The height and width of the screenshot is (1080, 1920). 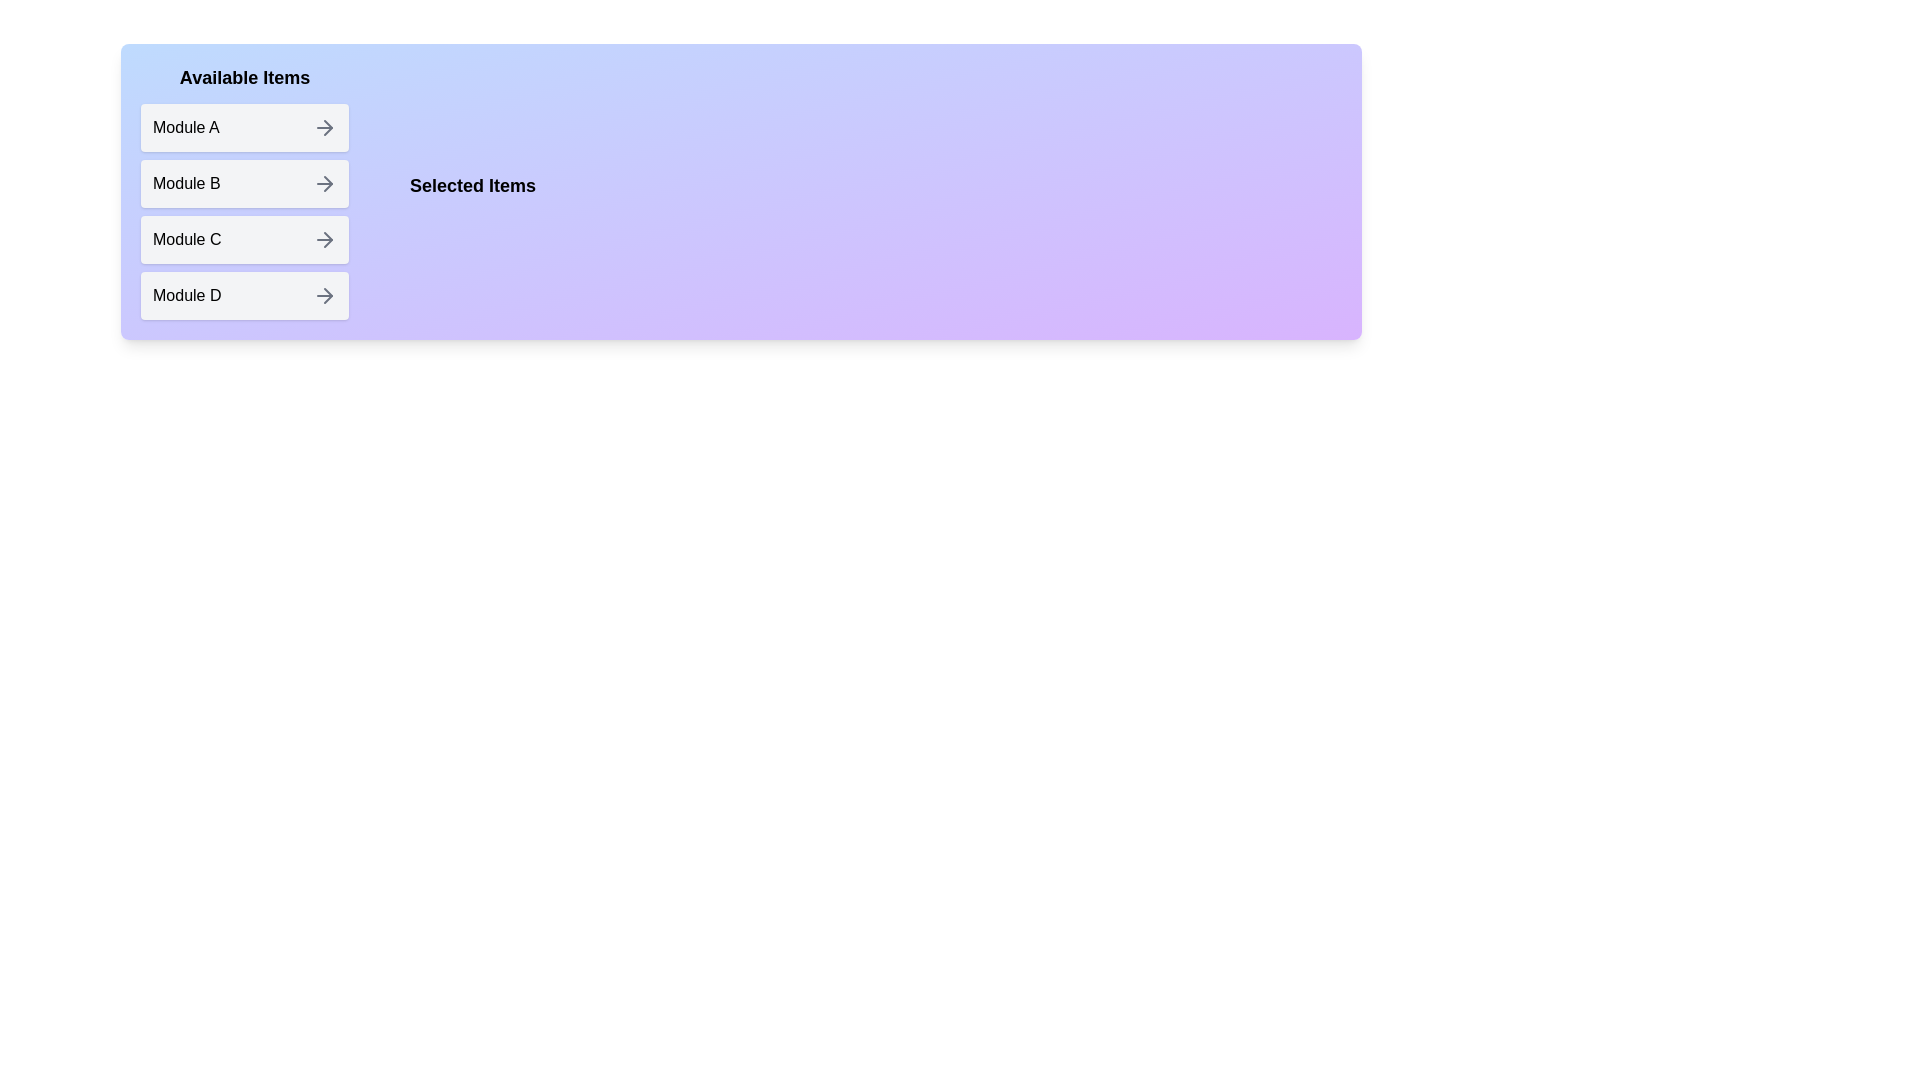 I want to click on arrow button next to the item Module D in the 'Available Items' list to transfer it to the 'Selected Items' list, so click(x=325, y=296).